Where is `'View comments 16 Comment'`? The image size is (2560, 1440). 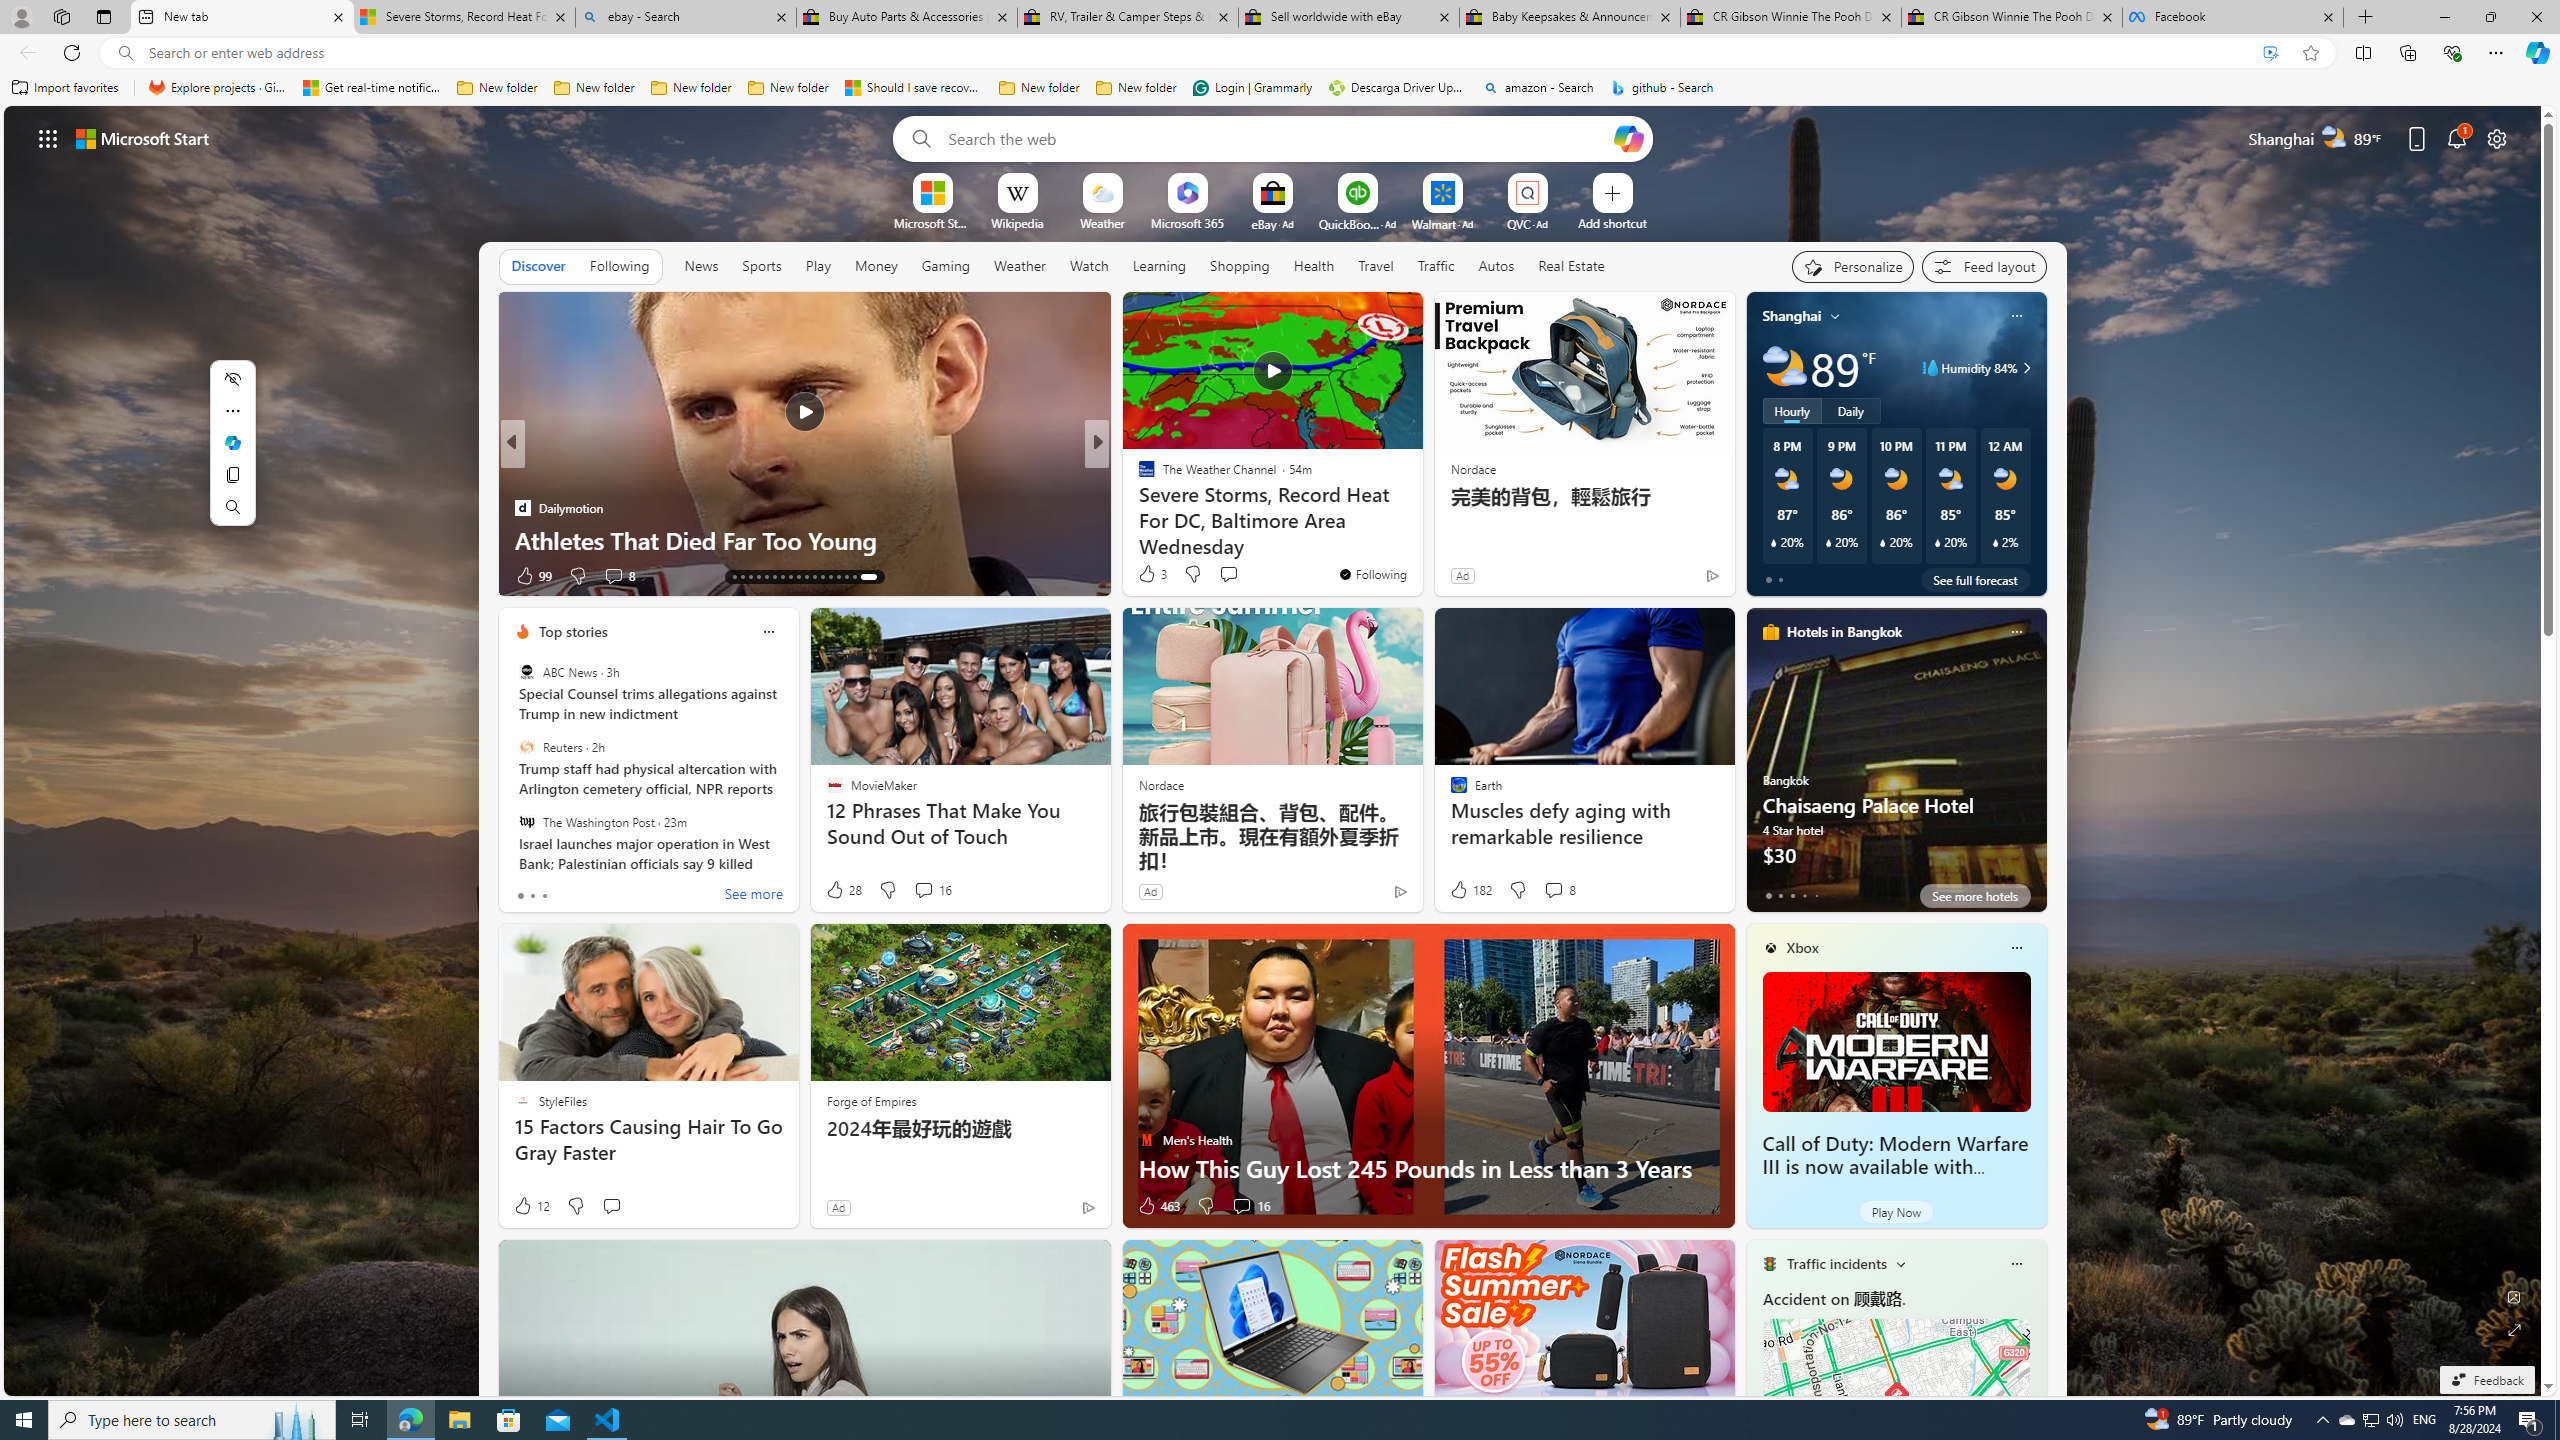
'View comments 16 Comment' is located at coordinates (1250, 1206).